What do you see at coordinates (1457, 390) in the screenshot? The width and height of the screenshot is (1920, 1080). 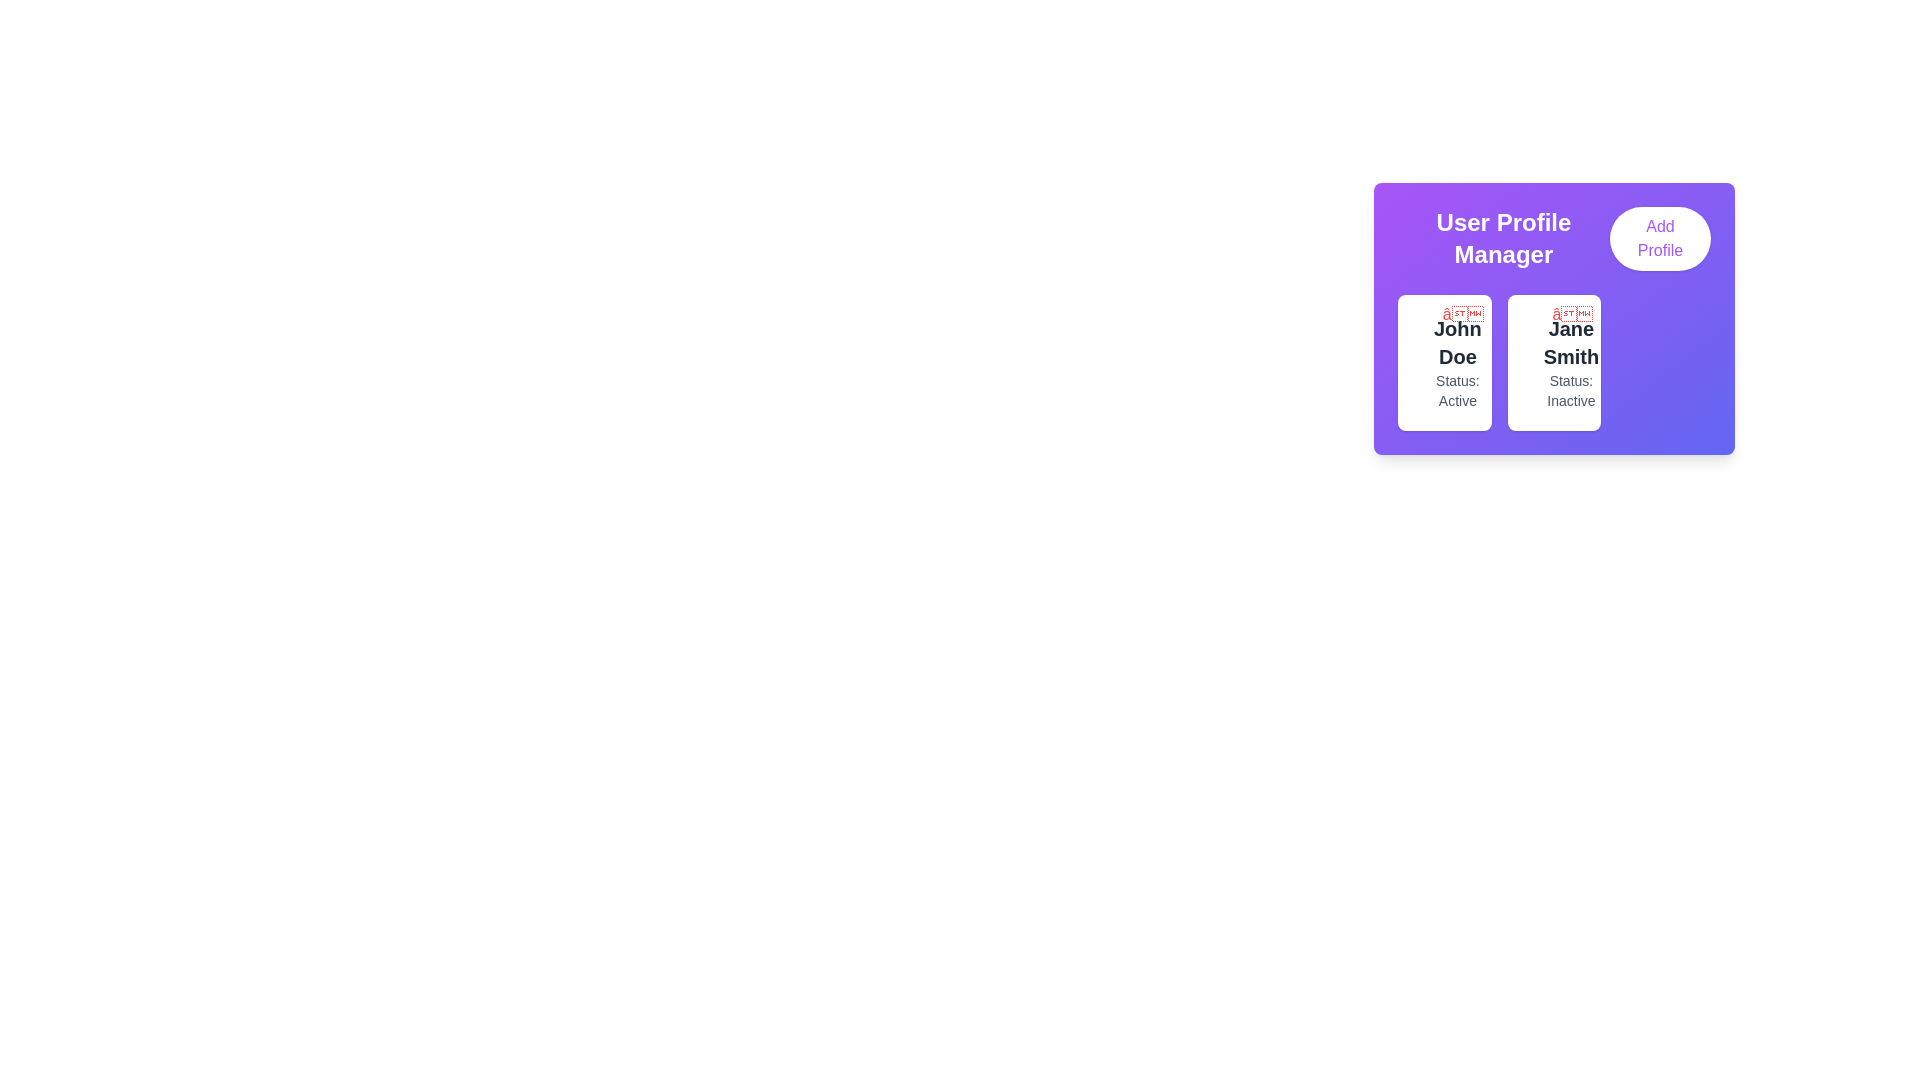 I see `the static text label displaying 'Status: Active', which is styled in a light gray font and positioned below the 'John Doe' label in the User Profile Manager panel` at bounding box center [1457, 390].